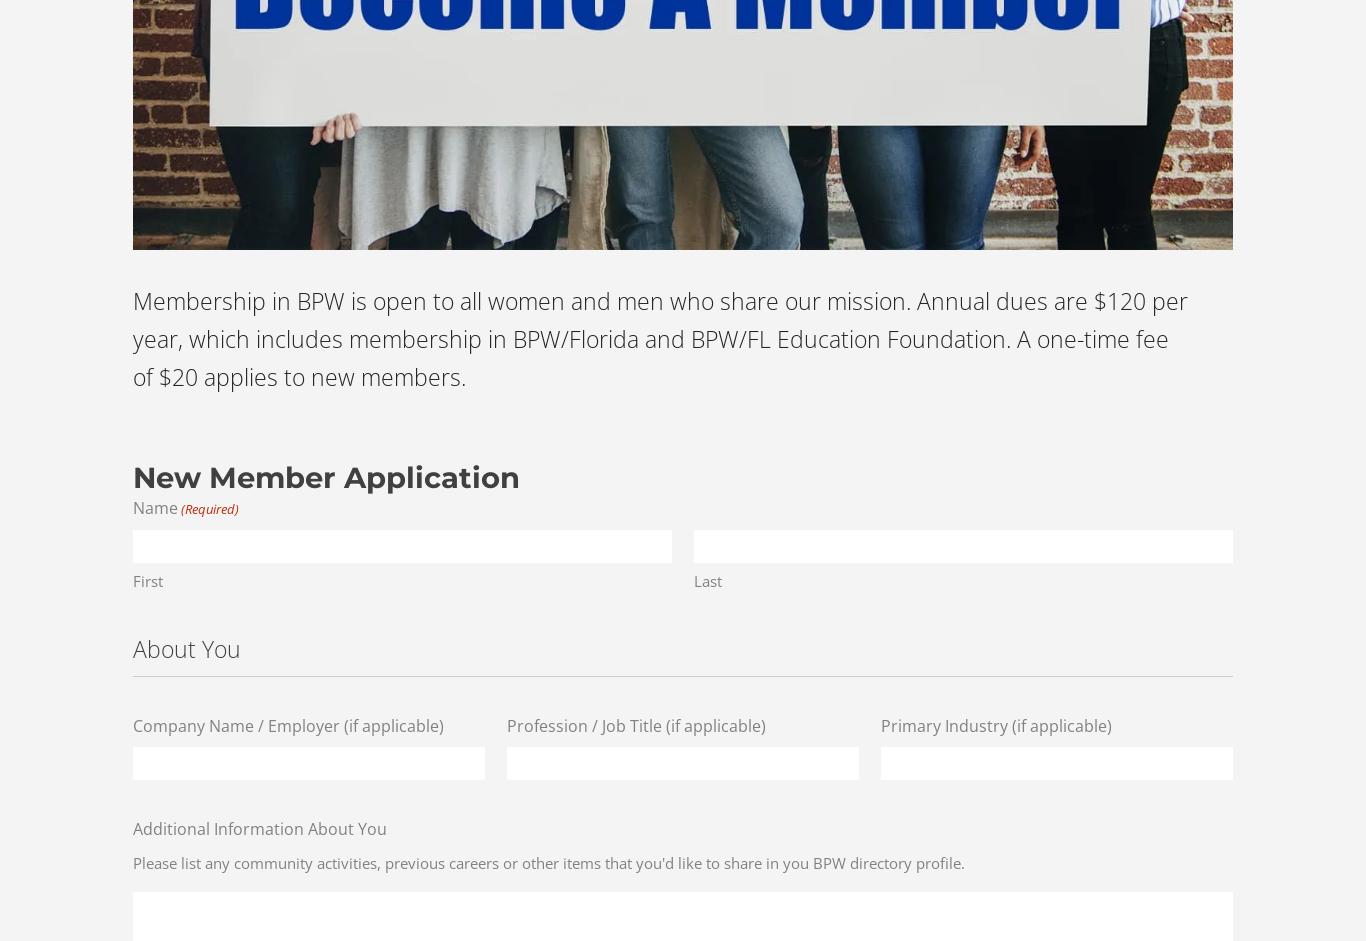  What do you see at coordinates (659, 337) in the screenshot?
I see `'Membership in BPW is open to all women and men who share our mission. Annual dues are $120 per year, which includes membership in BPW/Florida and BPW/FL Education Foundation. A one-time fee of $20 applies to new members.'` at bounding box center [659, 337].